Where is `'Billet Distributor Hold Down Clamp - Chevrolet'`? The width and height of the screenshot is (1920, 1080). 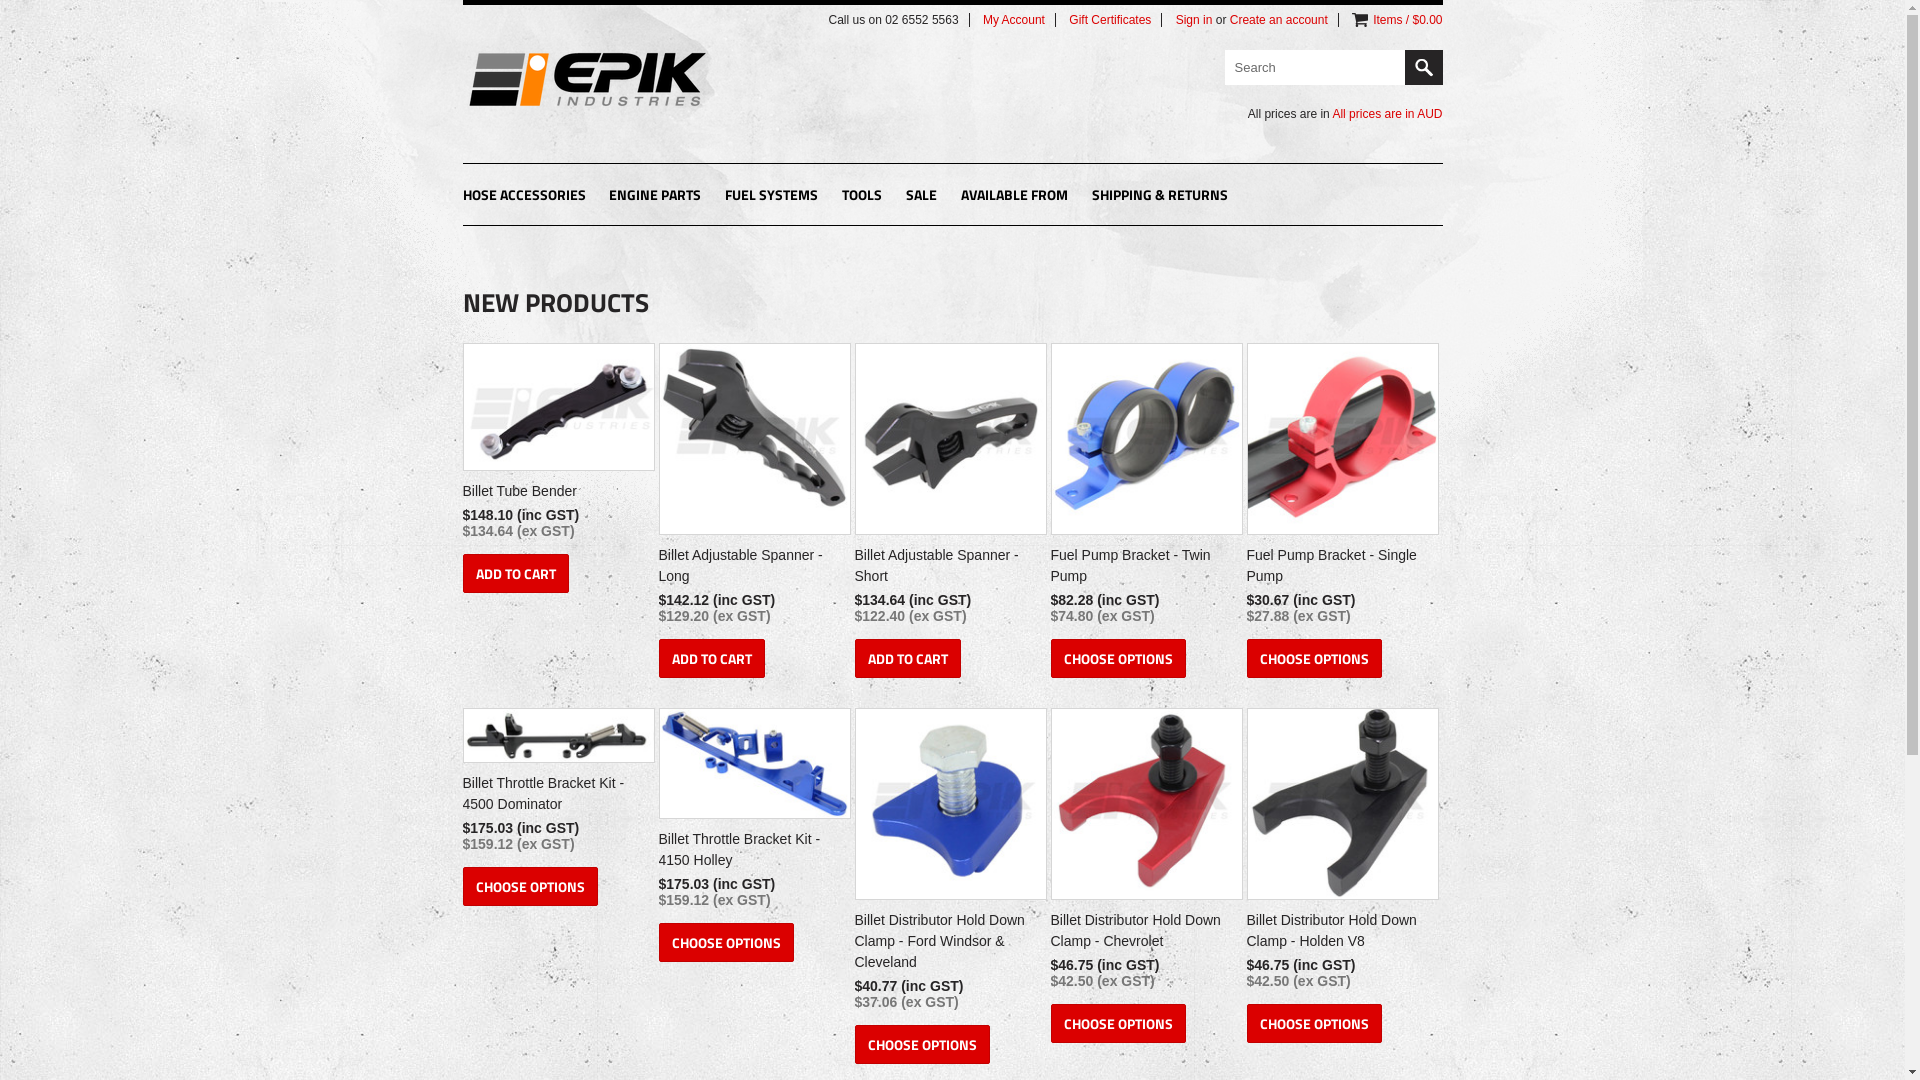 'Billet Distributor Hold Down Clamp - Chevrolet' is located at coordinates (1143, 933).